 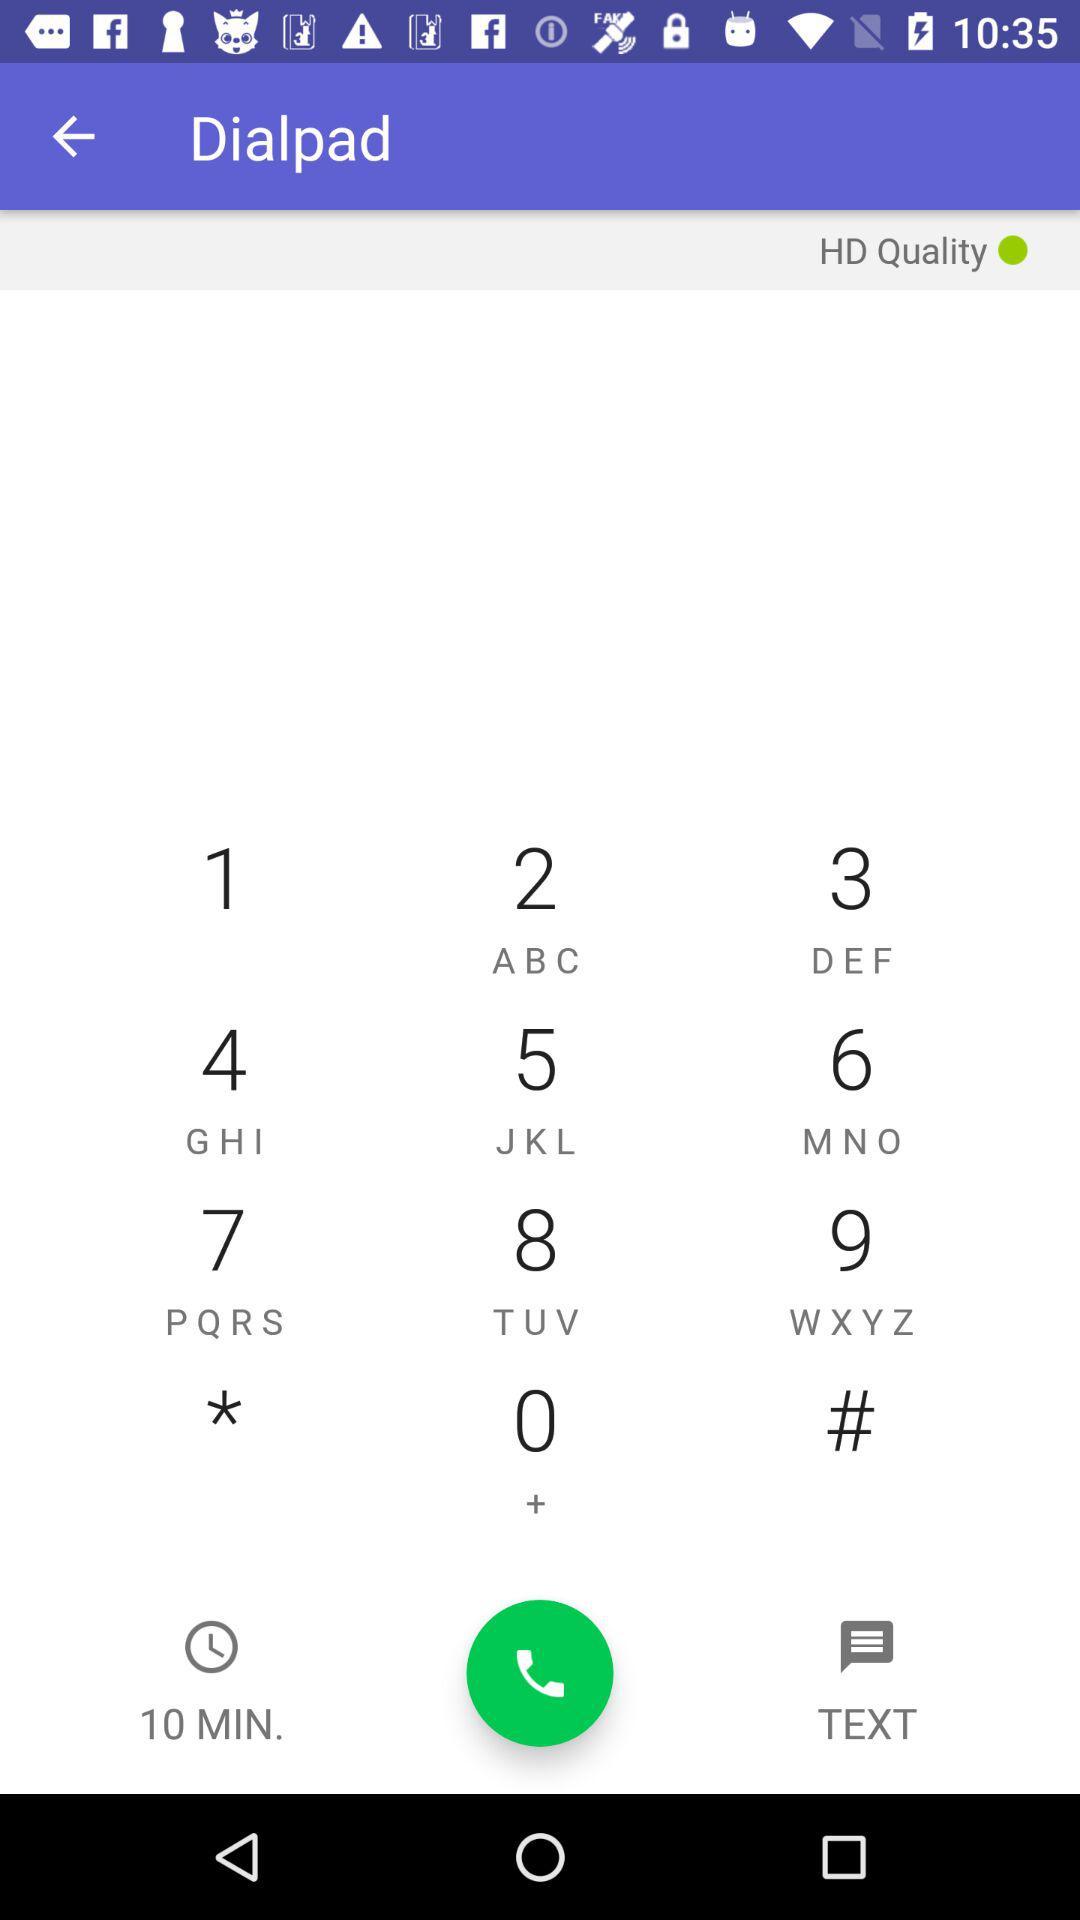 What do you see at coordinates (540, 1673) in the screenshot?
I see `the call icon` at bounding box center [540, 1673].